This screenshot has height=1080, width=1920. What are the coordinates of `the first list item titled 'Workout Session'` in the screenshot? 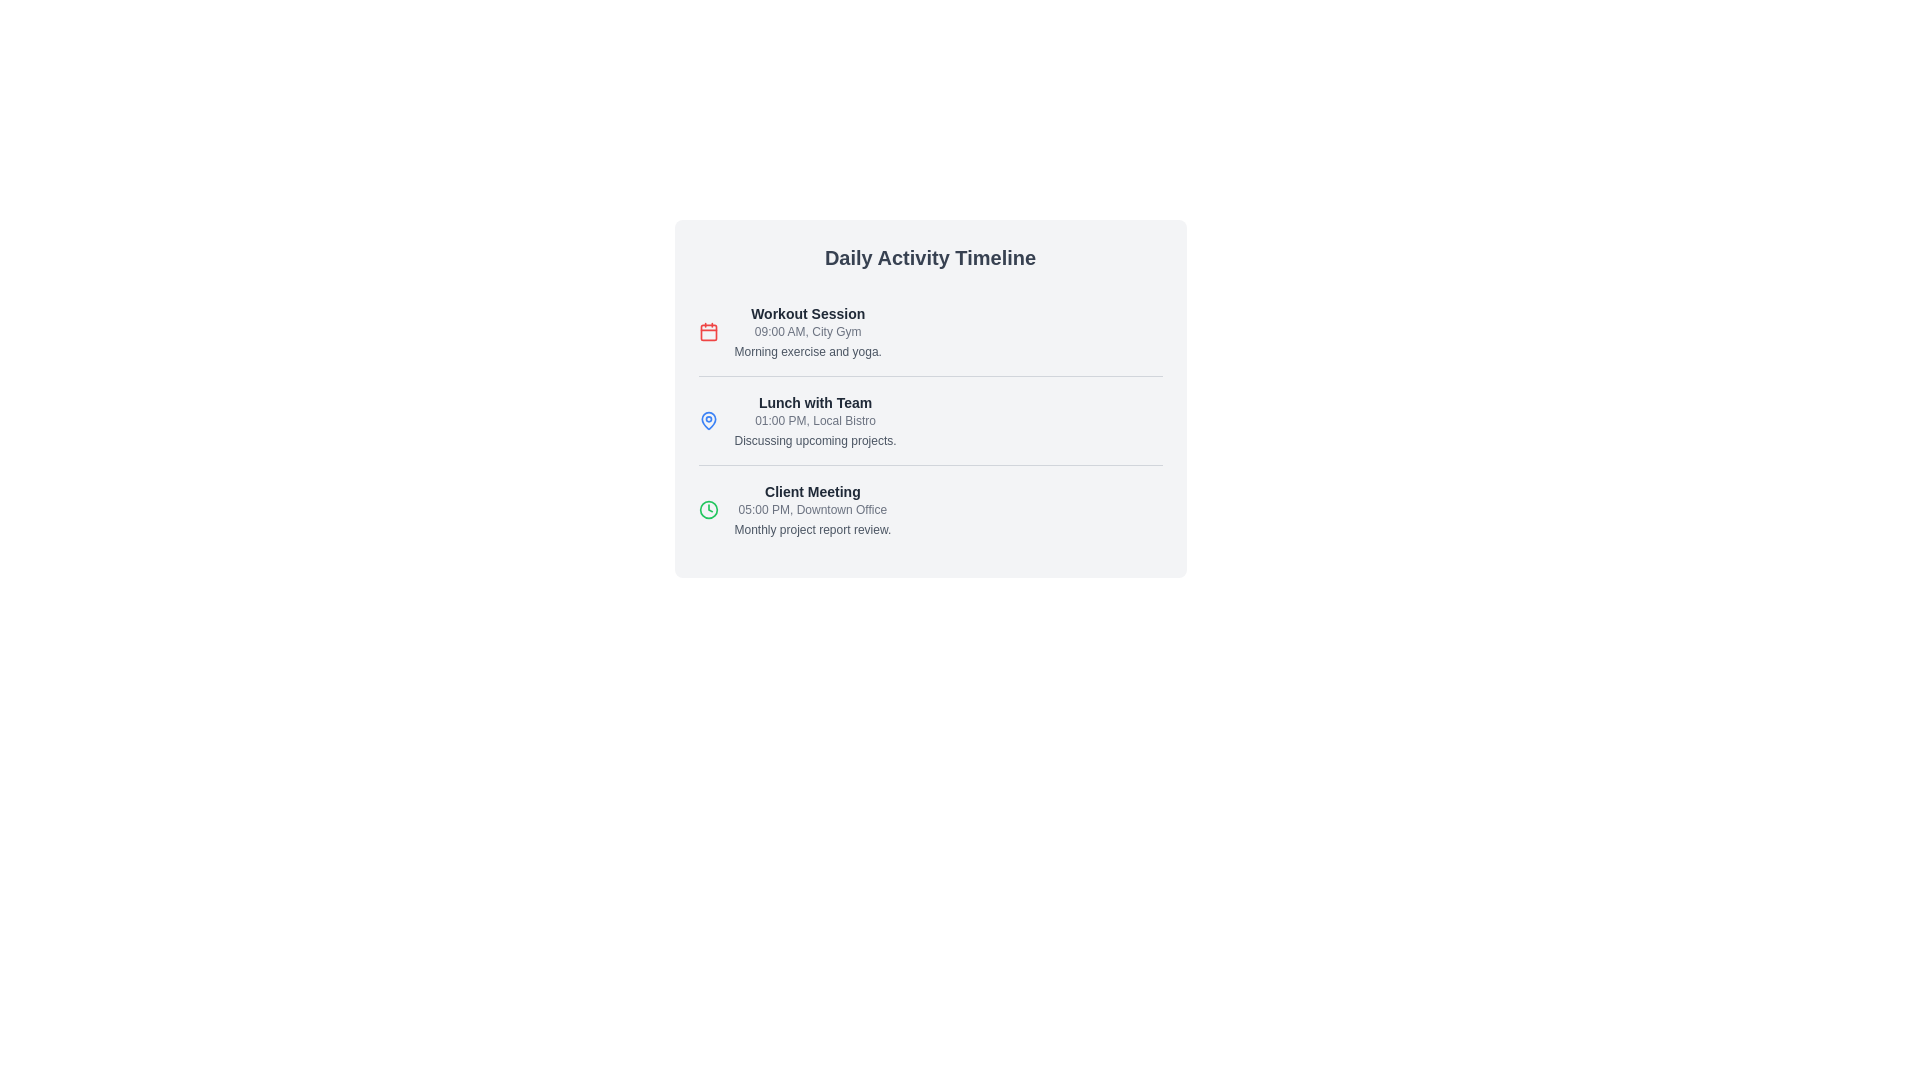 It's located at (929, 330).